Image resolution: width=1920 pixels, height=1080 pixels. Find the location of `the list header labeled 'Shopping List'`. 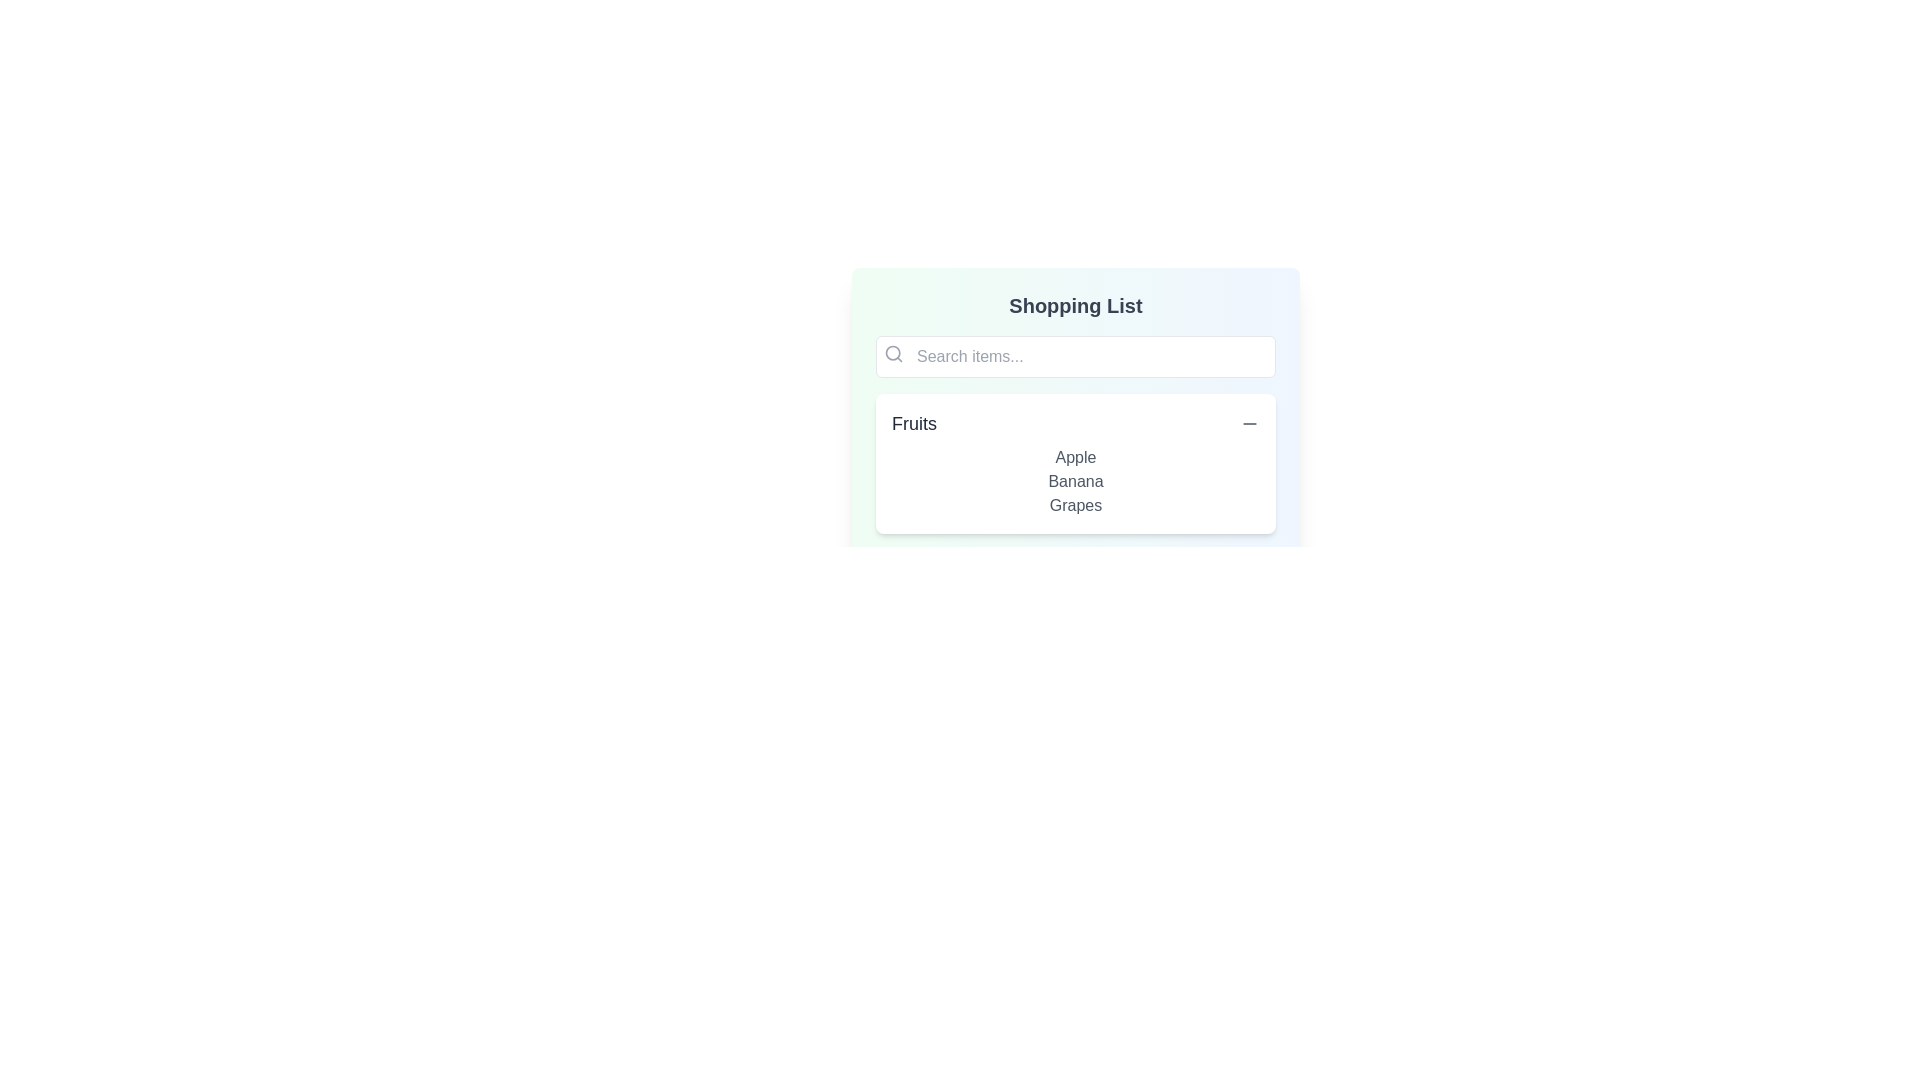

the list header labeled 'Shopping List' is located at coordinates (1074, 305).